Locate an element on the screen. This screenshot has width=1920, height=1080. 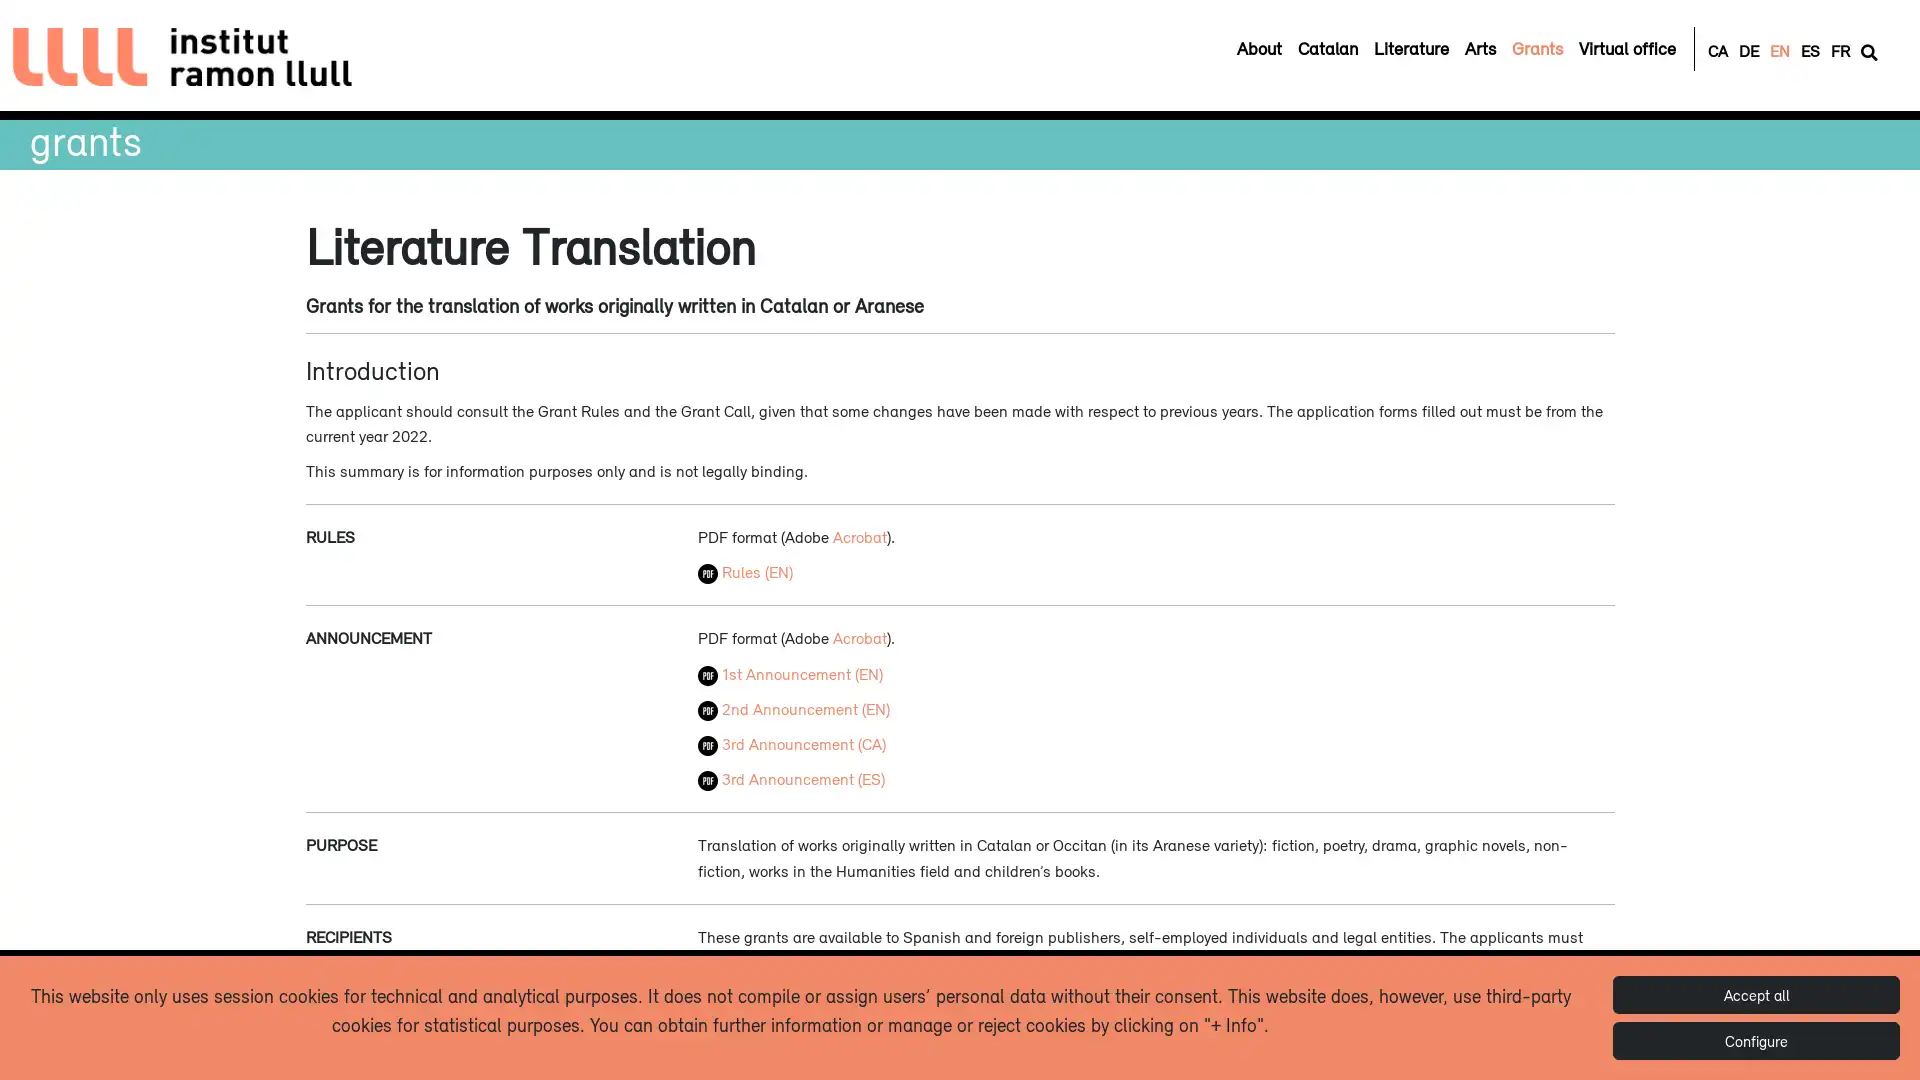
Accept all is located at coordinates (1755, 995).